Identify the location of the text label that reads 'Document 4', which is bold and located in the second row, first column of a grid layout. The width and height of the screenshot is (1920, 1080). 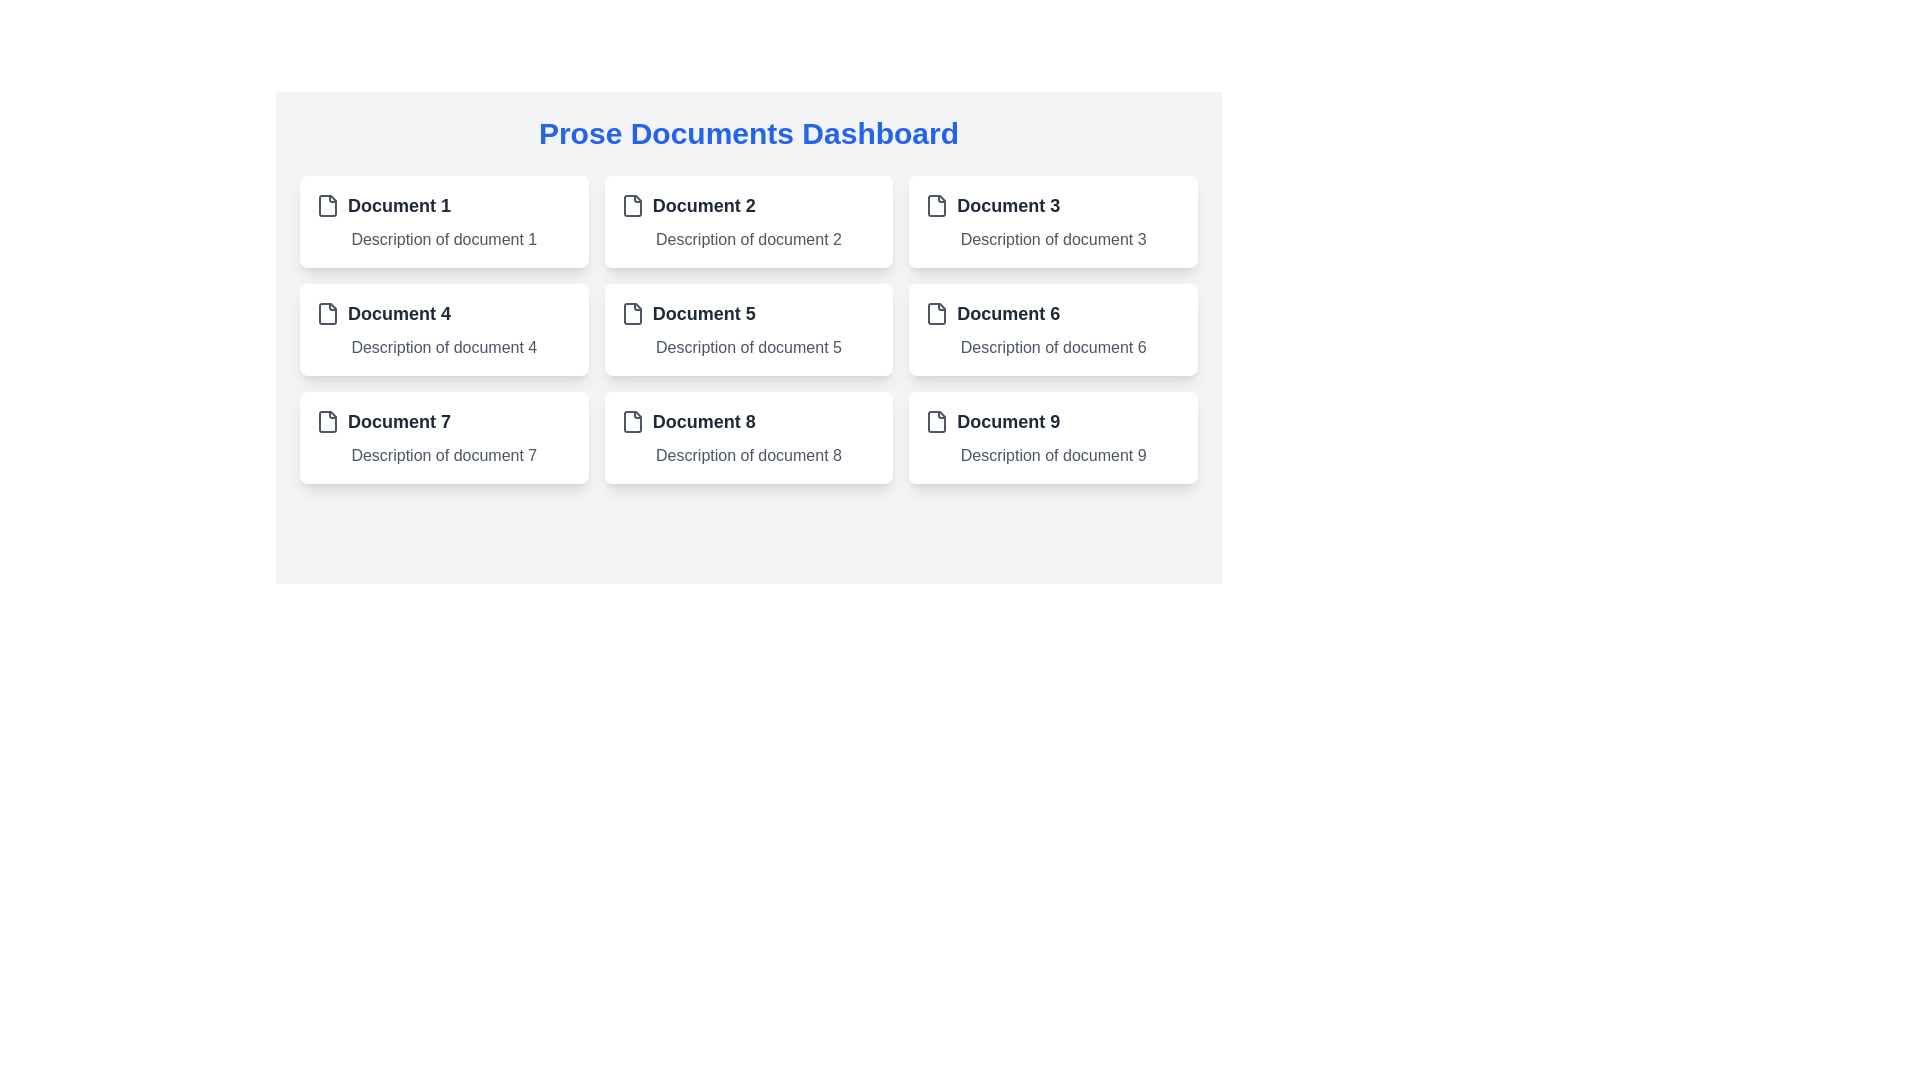
(443, 313).